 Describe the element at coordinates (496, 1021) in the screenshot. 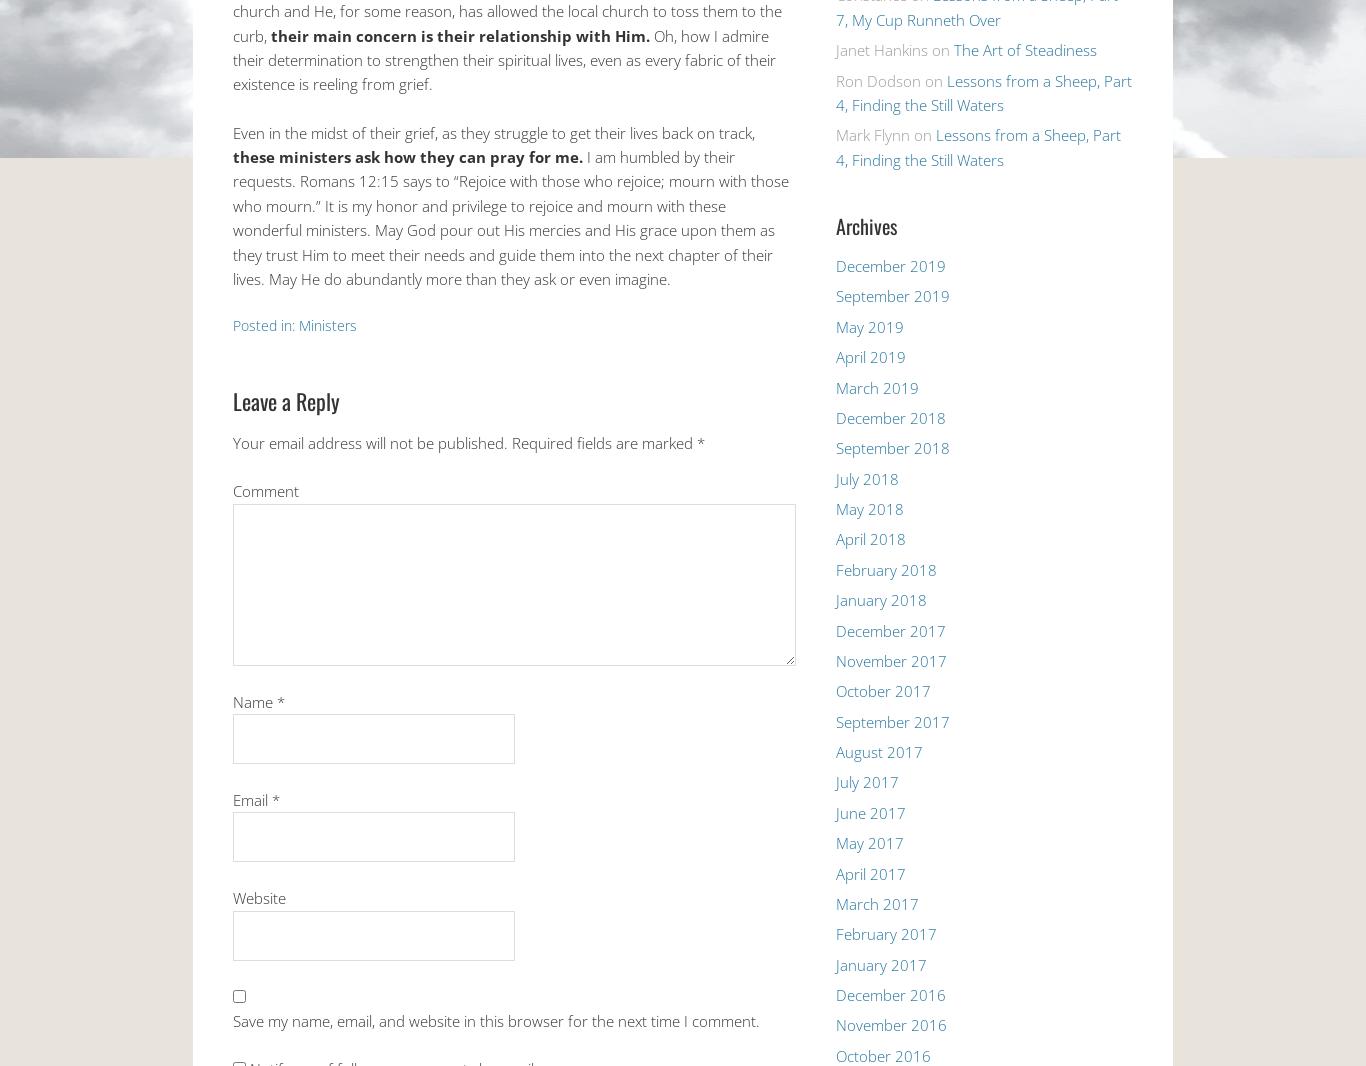

I see `'Save my name, email, and website in this browser for the next time I comment.'` at that location.